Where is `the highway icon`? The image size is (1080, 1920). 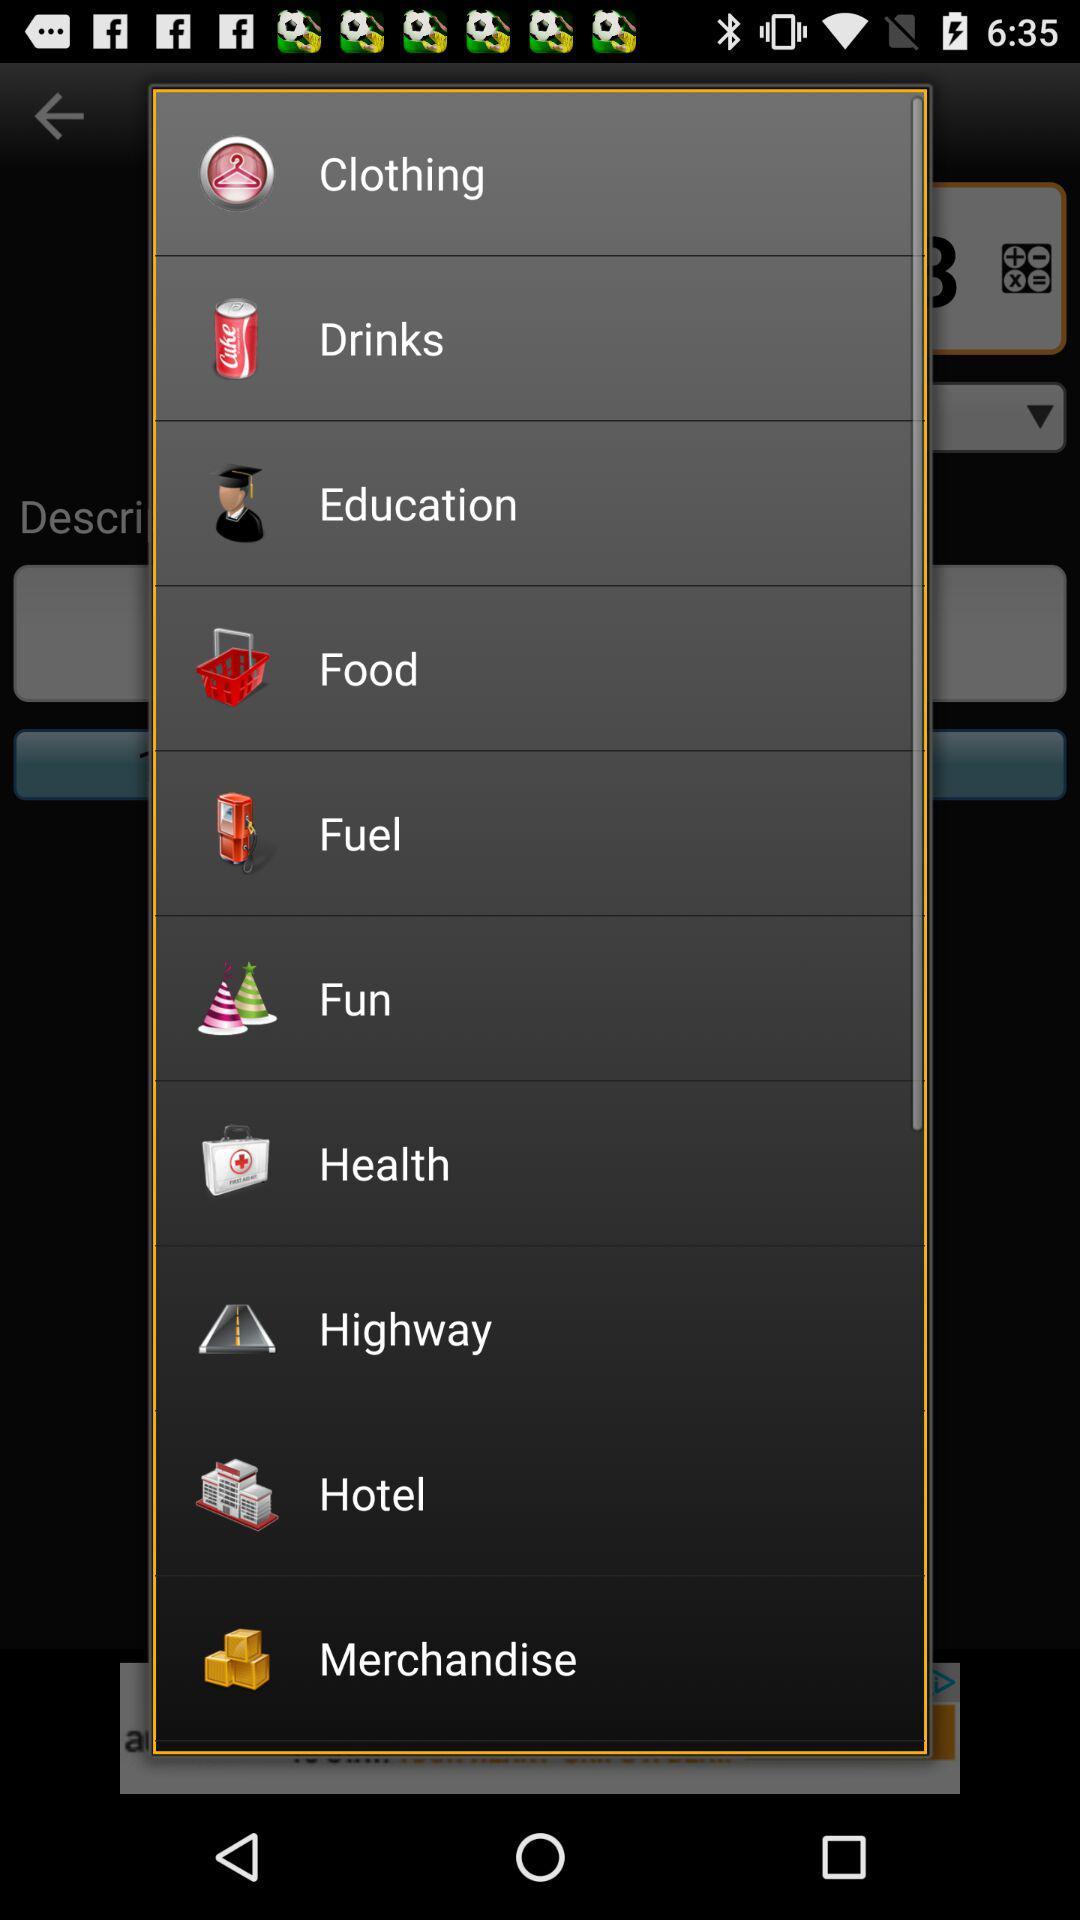 the highway icon is located at coordinates (607, 1327).